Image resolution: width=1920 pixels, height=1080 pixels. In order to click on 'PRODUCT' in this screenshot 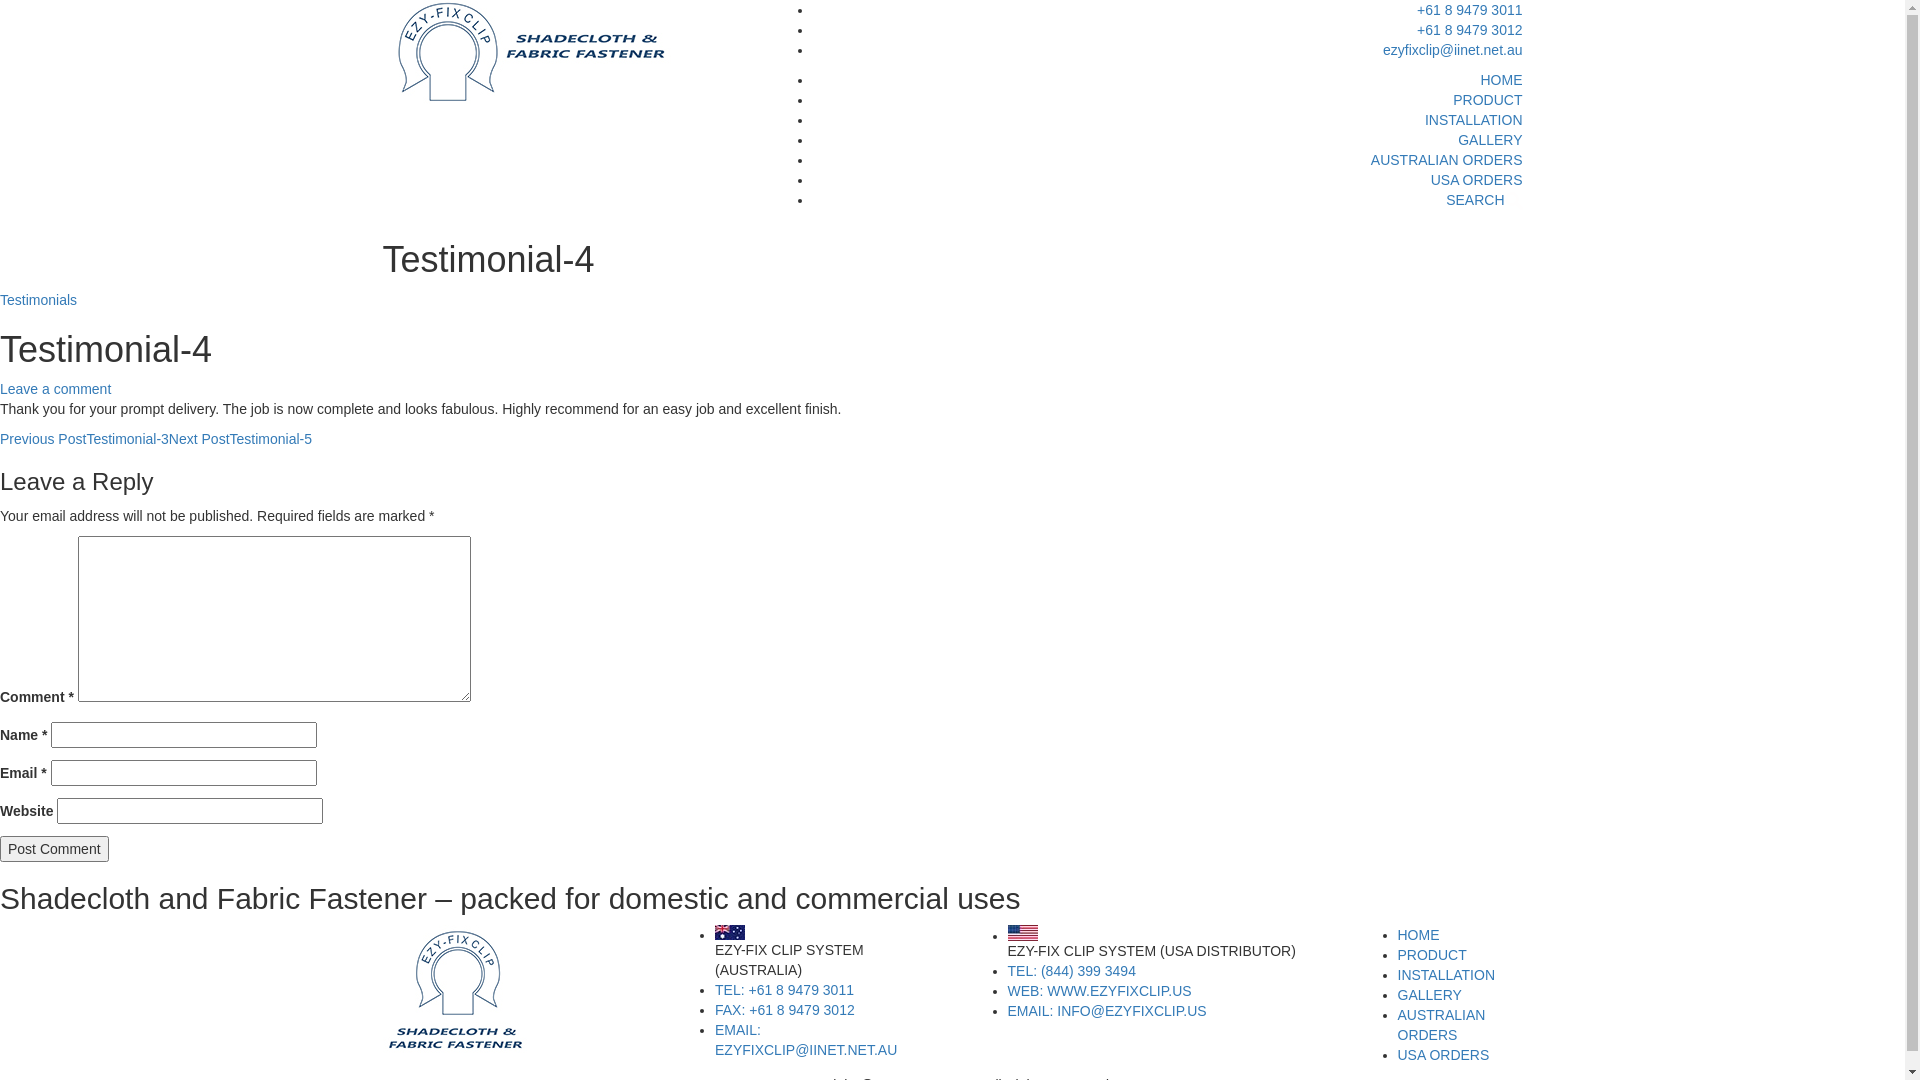, I will do `click(1487, 100)`.